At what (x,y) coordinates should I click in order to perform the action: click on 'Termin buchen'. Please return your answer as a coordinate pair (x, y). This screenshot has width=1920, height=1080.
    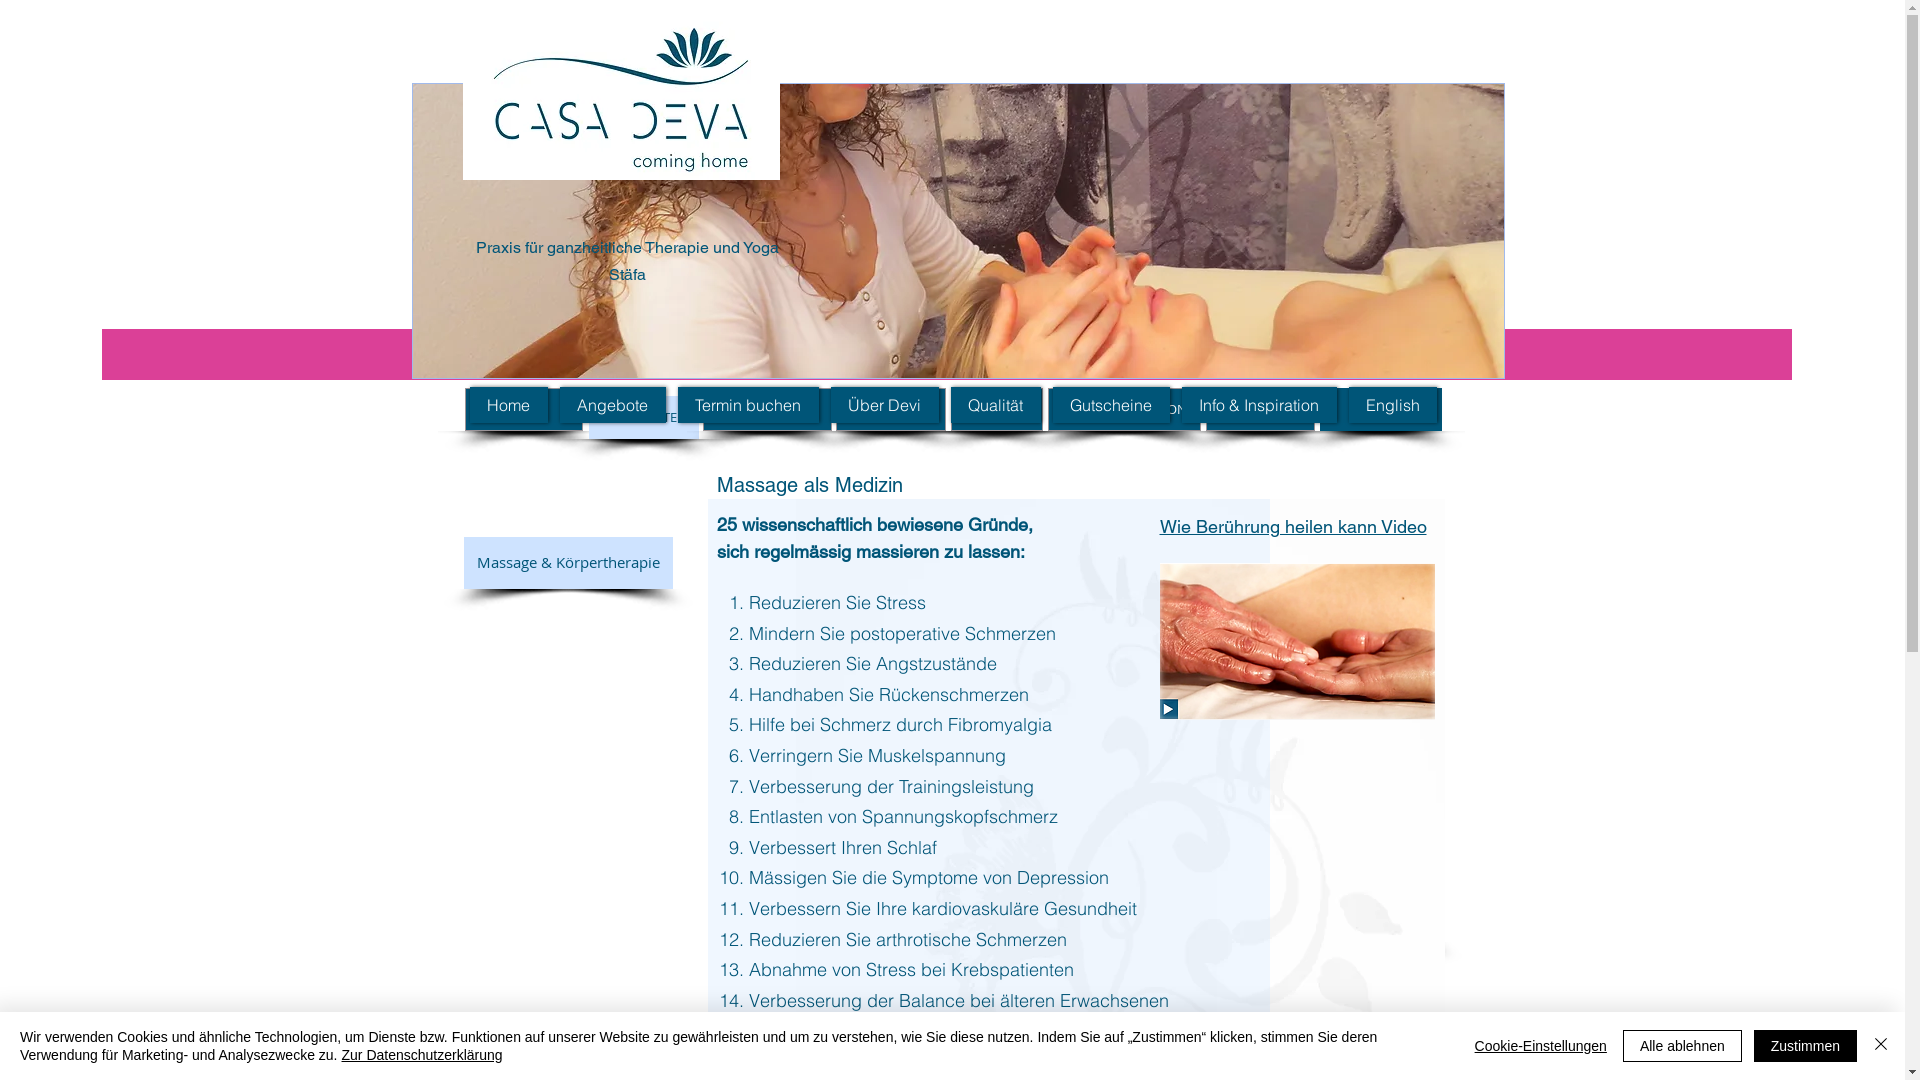
    Looking at the image, I should click on (747, 405).